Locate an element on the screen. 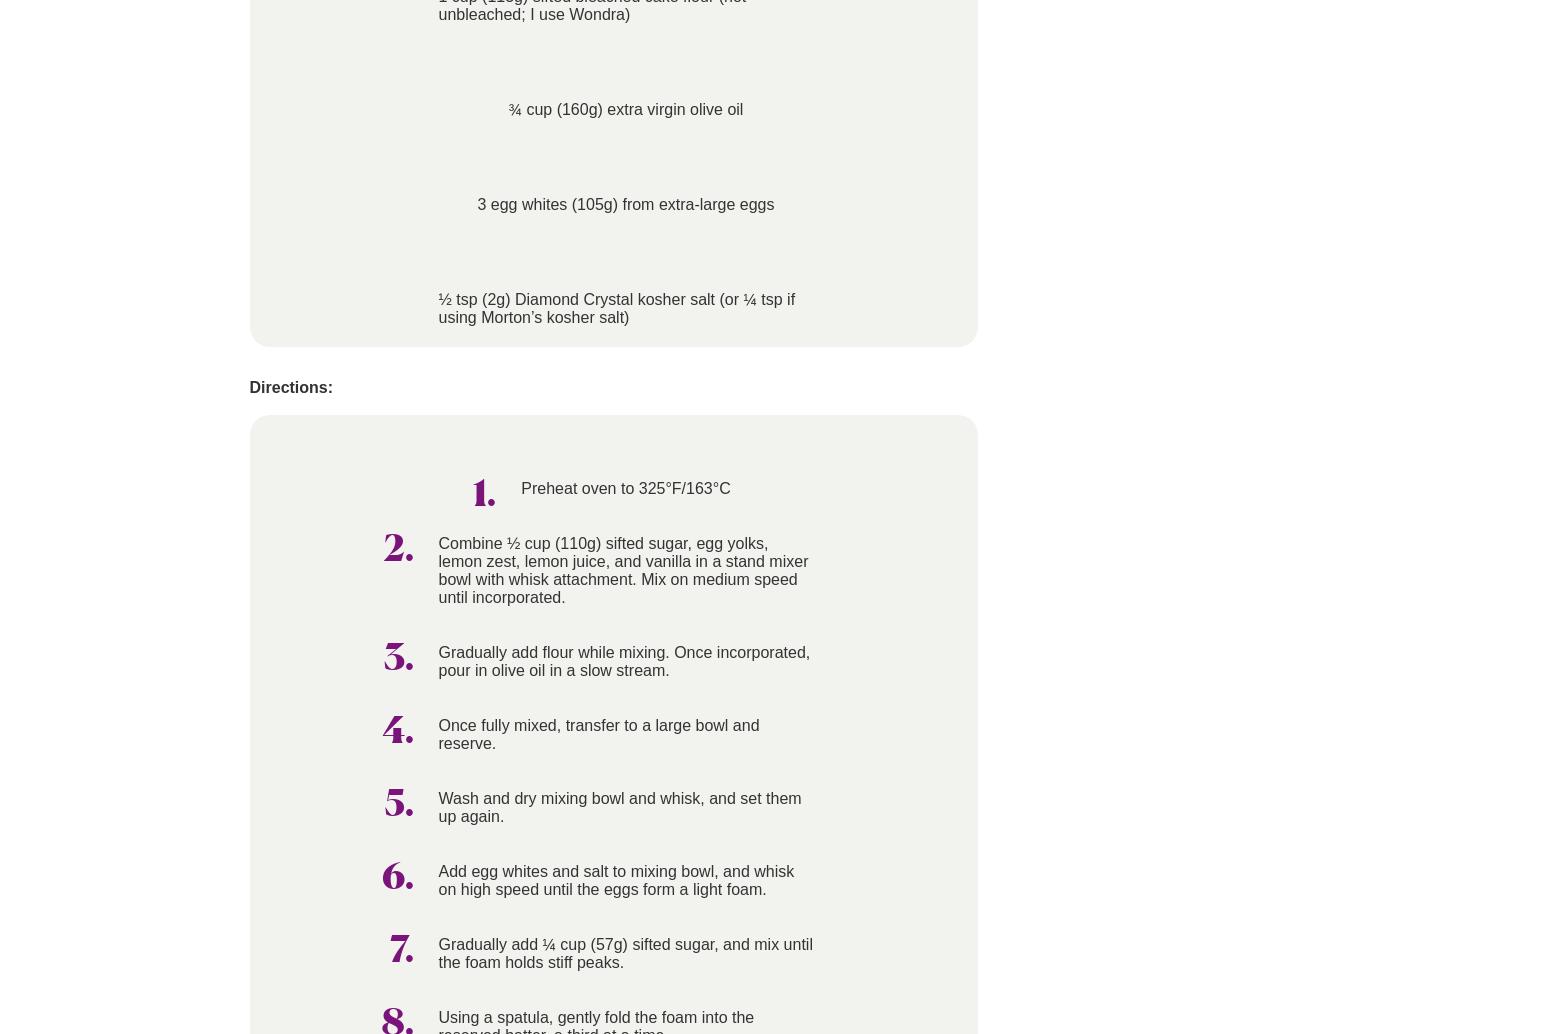 The image size is (1550, 1034). 'Preheat oven to 325°F/163°C' is located at coordinates (624, 487).